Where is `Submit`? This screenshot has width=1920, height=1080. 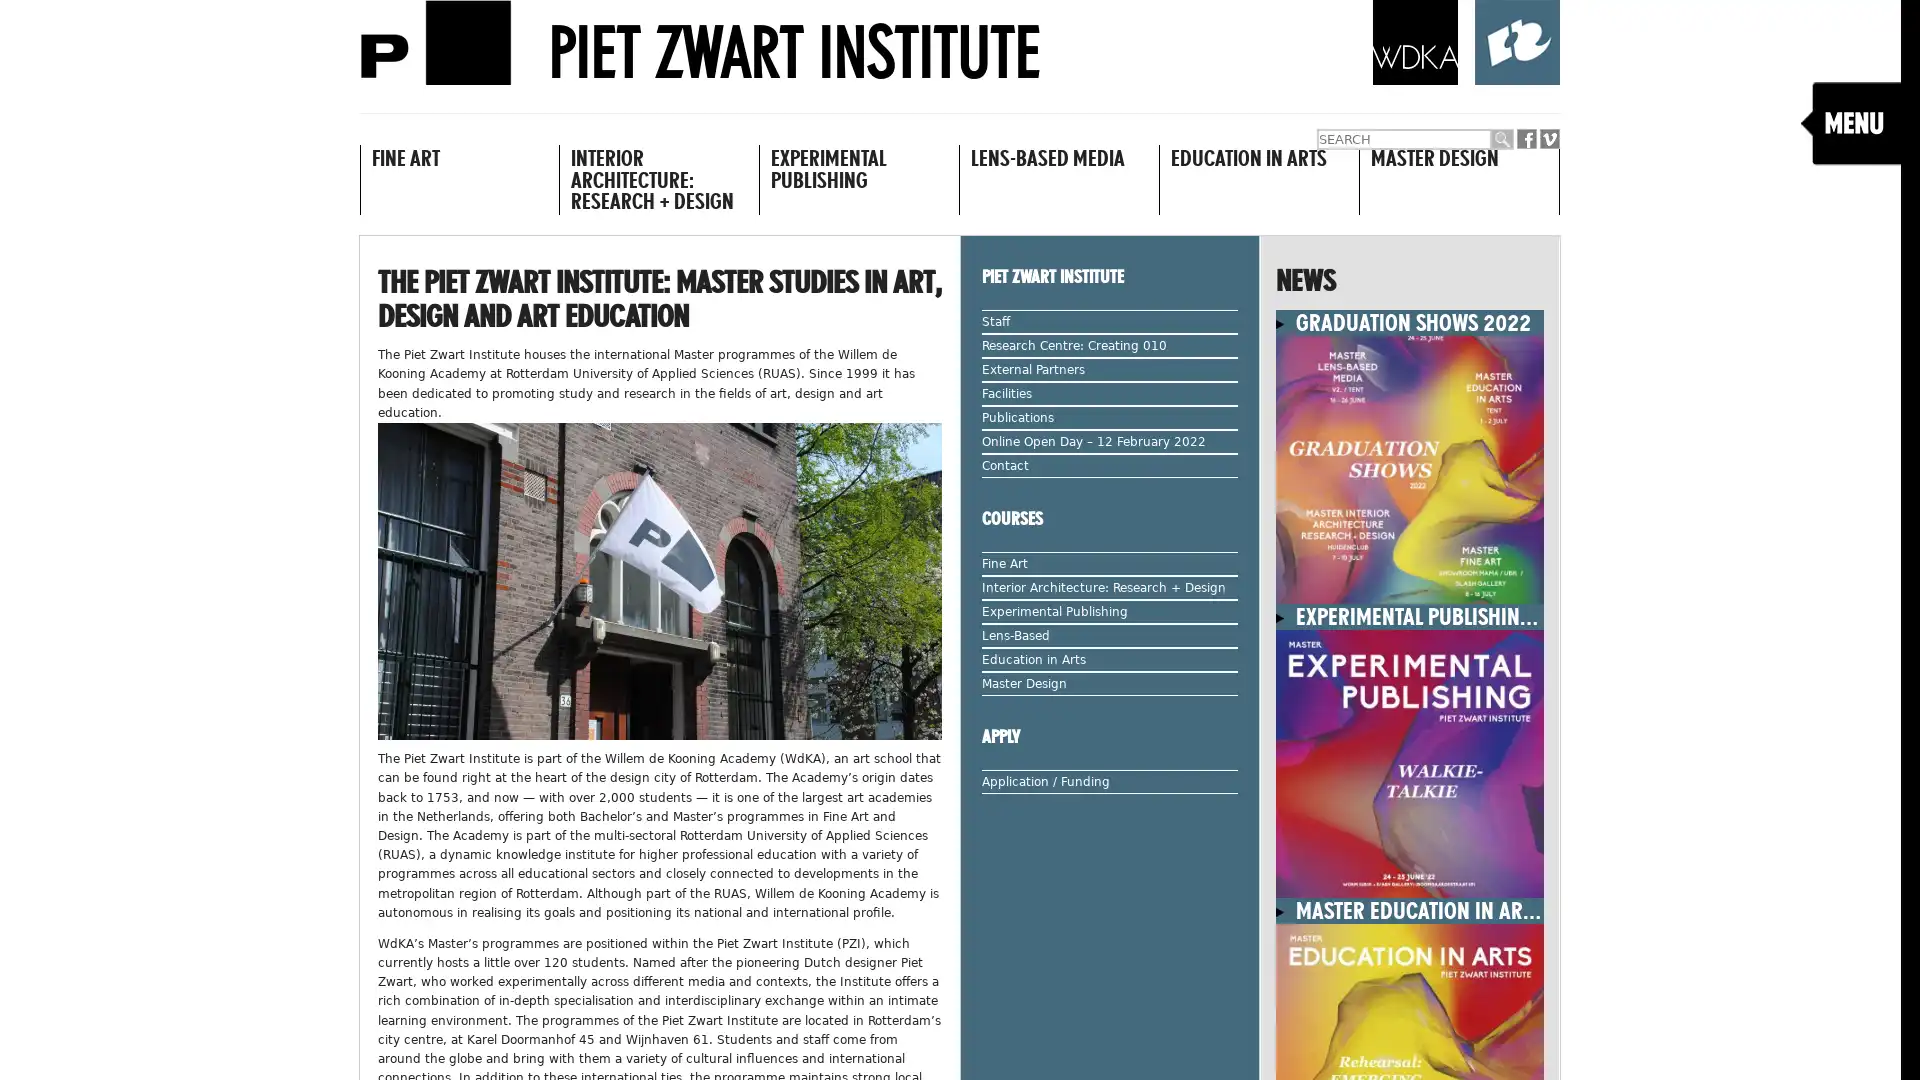
Submit is located at coordinates (1502, 138).